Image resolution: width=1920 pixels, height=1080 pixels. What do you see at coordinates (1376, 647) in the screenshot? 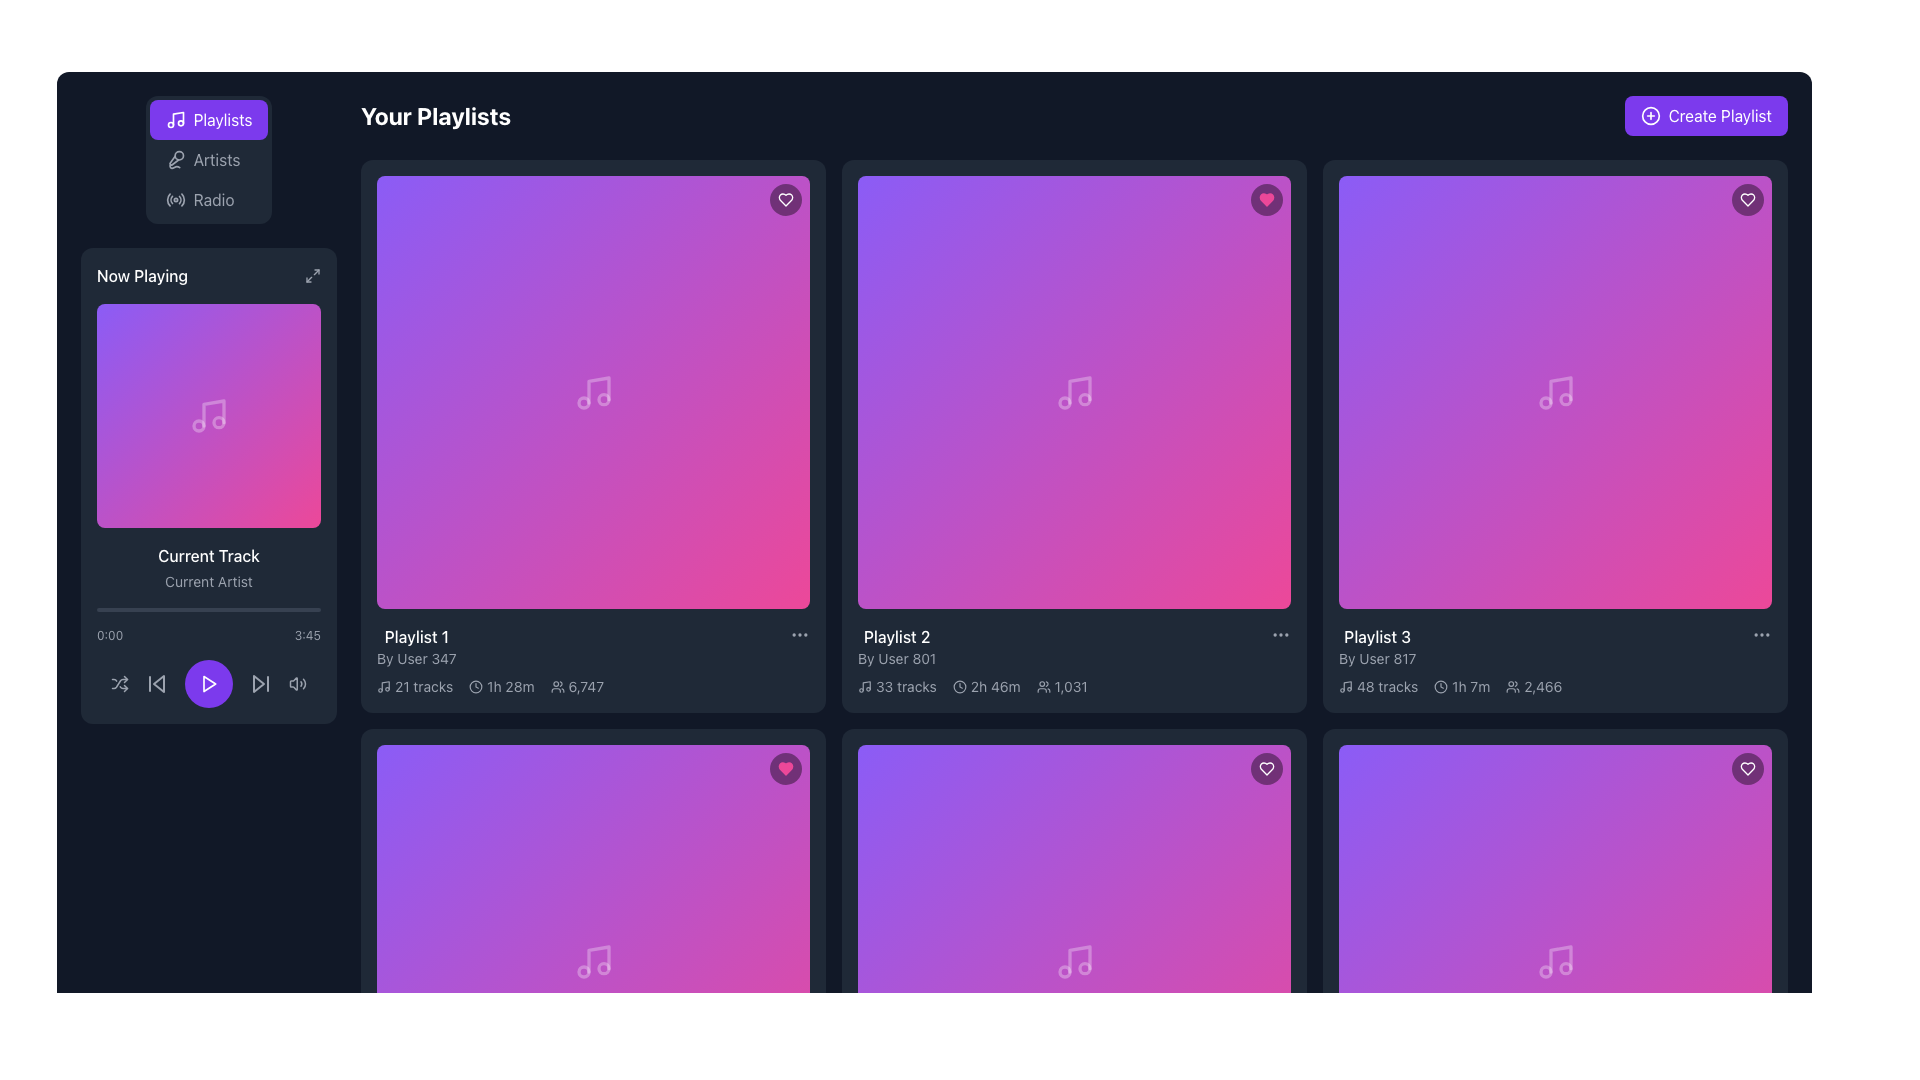
I see `the text label indicating the title of the third playlist located in the top-right corner of the playlist grid` at bounding box center [1376, 647].